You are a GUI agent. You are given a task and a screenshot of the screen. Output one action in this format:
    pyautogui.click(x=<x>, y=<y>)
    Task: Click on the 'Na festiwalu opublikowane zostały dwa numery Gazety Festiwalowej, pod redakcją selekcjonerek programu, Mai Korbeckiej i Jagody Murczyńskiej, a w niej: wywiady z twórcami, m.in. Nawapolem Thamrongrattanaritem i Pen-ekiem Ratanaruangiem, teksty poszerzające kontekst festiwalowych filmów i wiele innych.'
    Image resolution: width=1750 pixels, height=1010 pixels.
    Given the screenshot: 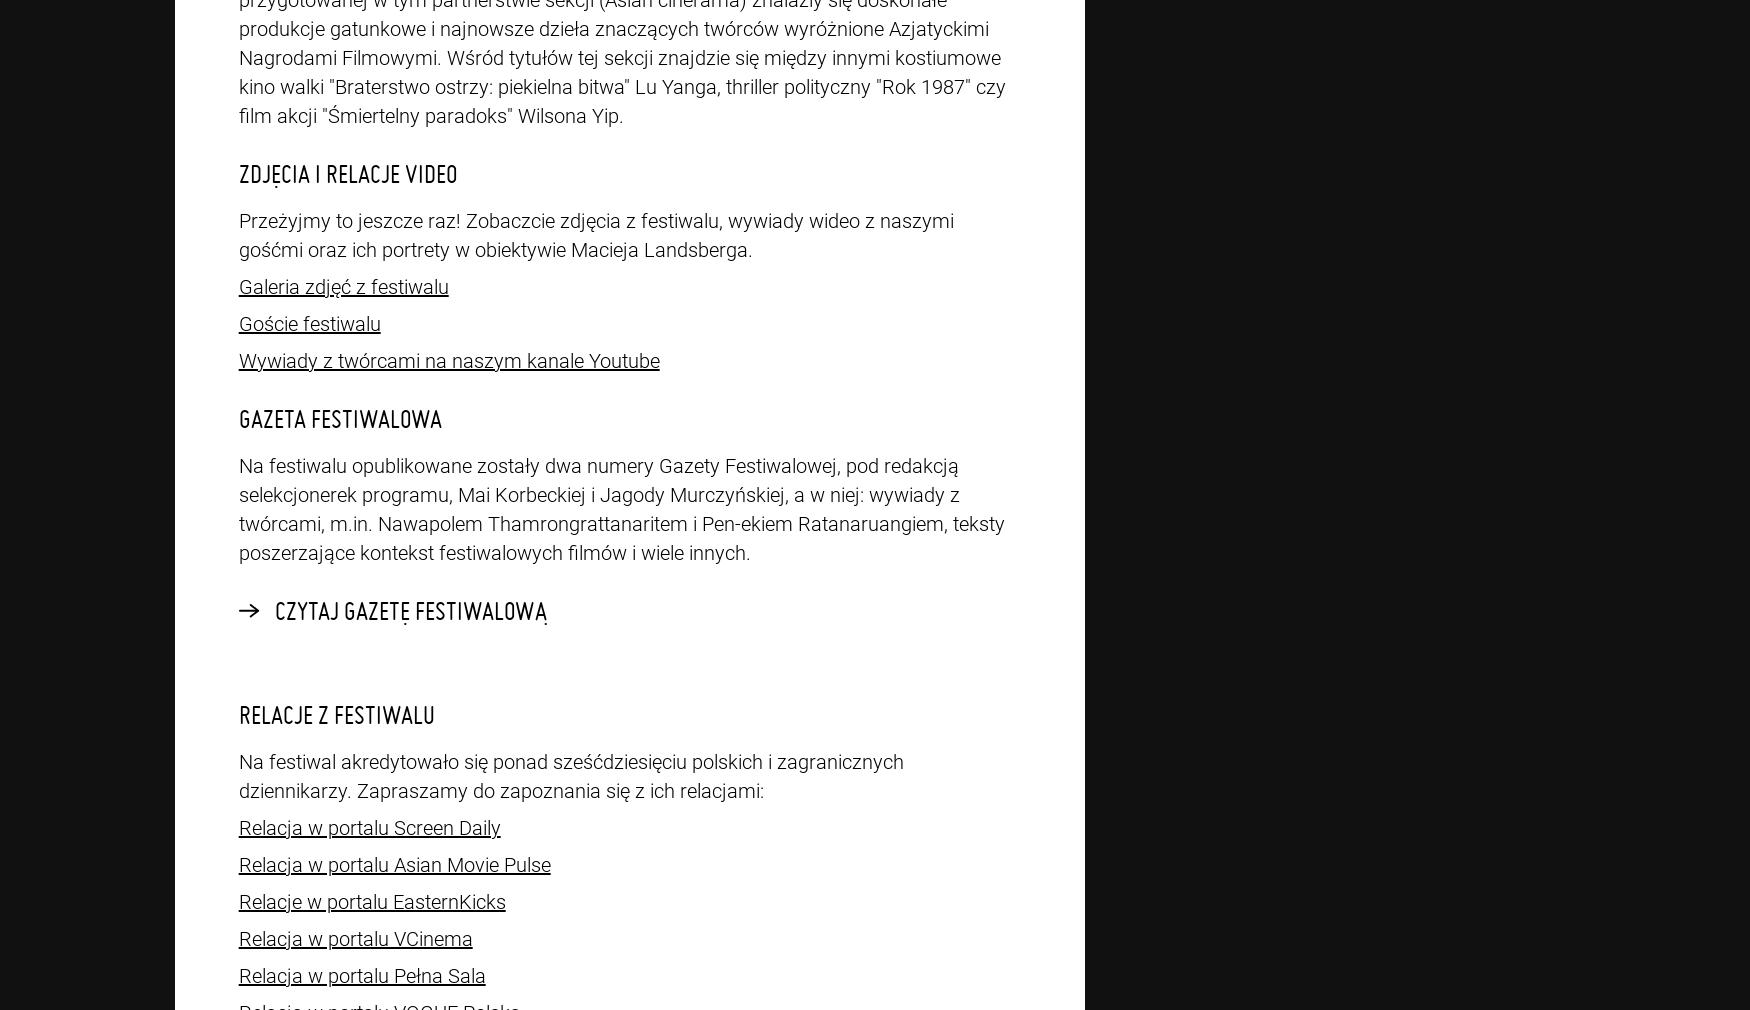 What is the action you would take?
    pyautogui.click(x=621, y=507)
    